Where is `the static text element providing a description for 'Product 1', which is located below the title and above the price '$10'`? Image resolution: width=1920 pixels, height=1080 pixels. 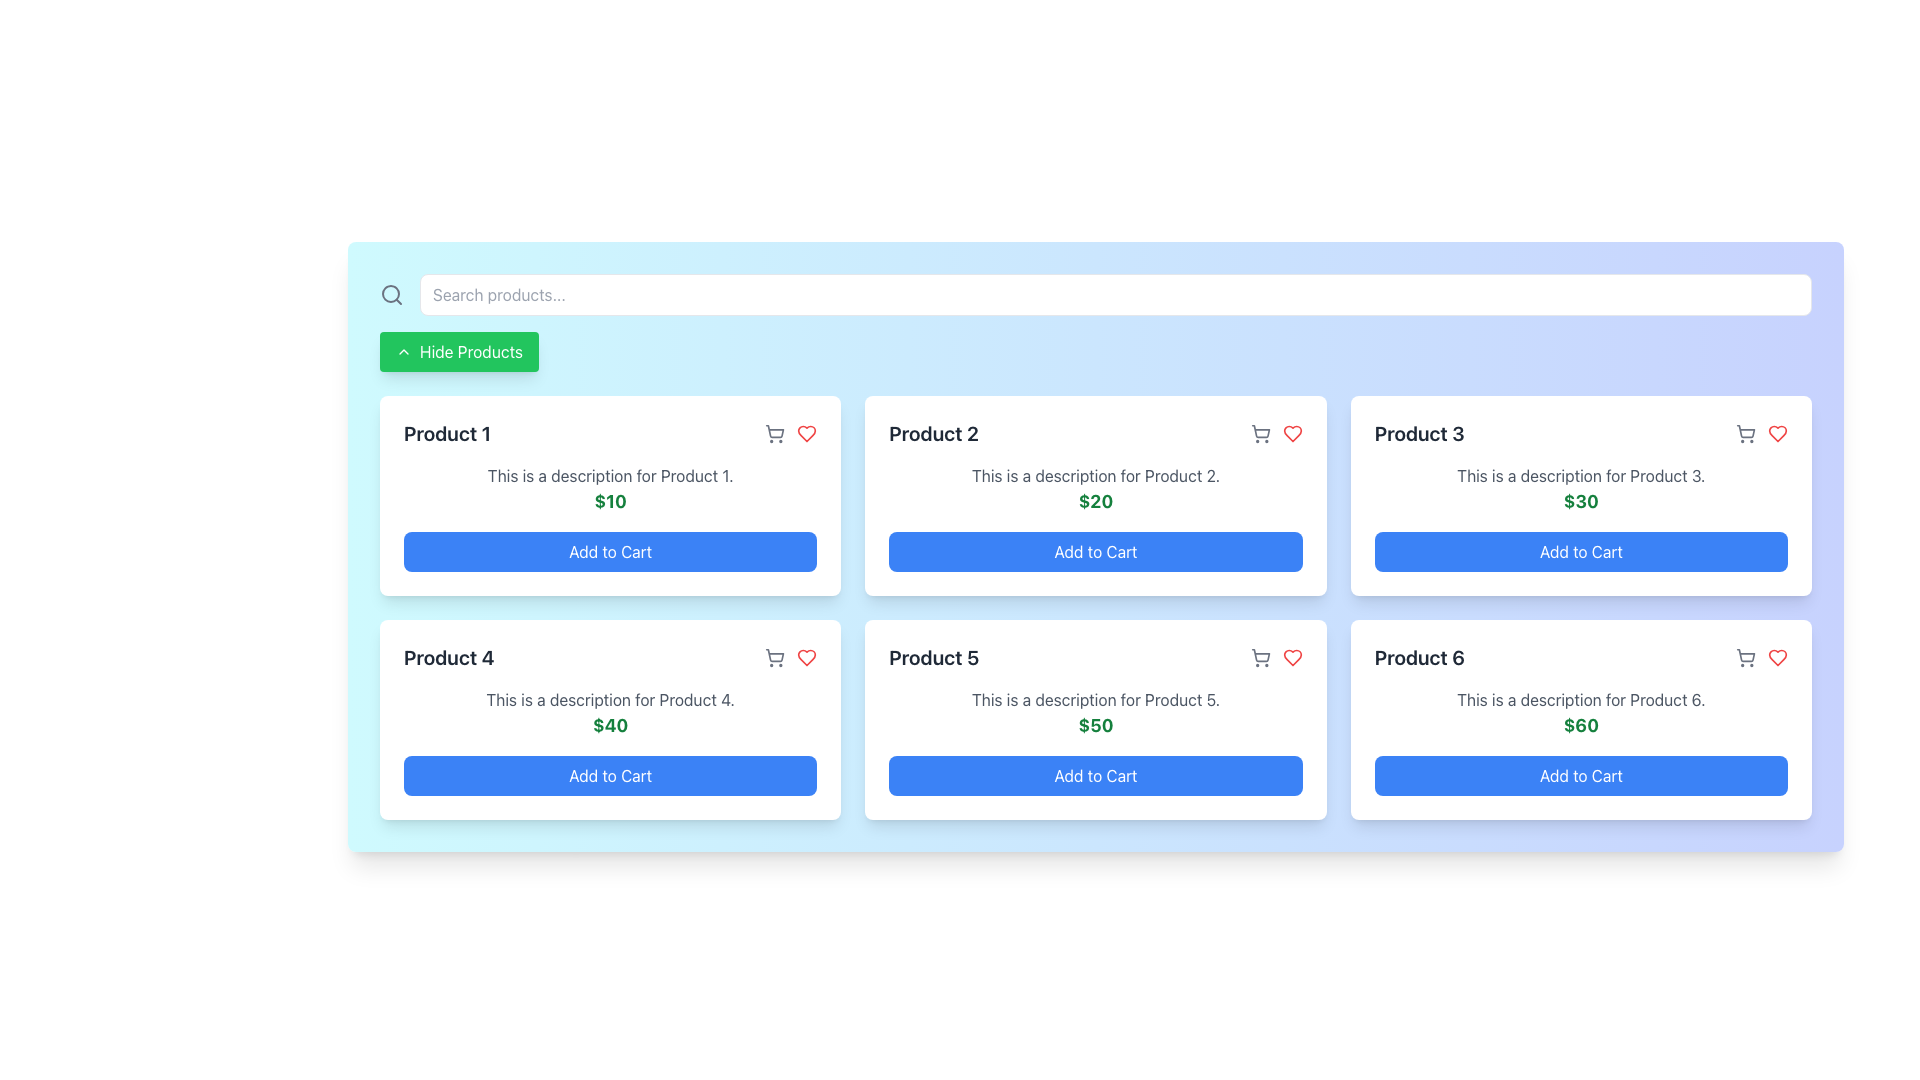 the static text element providing a description for 'Product 1', which is located below the title and above the price '$10' is located at coordinates (609, 475).